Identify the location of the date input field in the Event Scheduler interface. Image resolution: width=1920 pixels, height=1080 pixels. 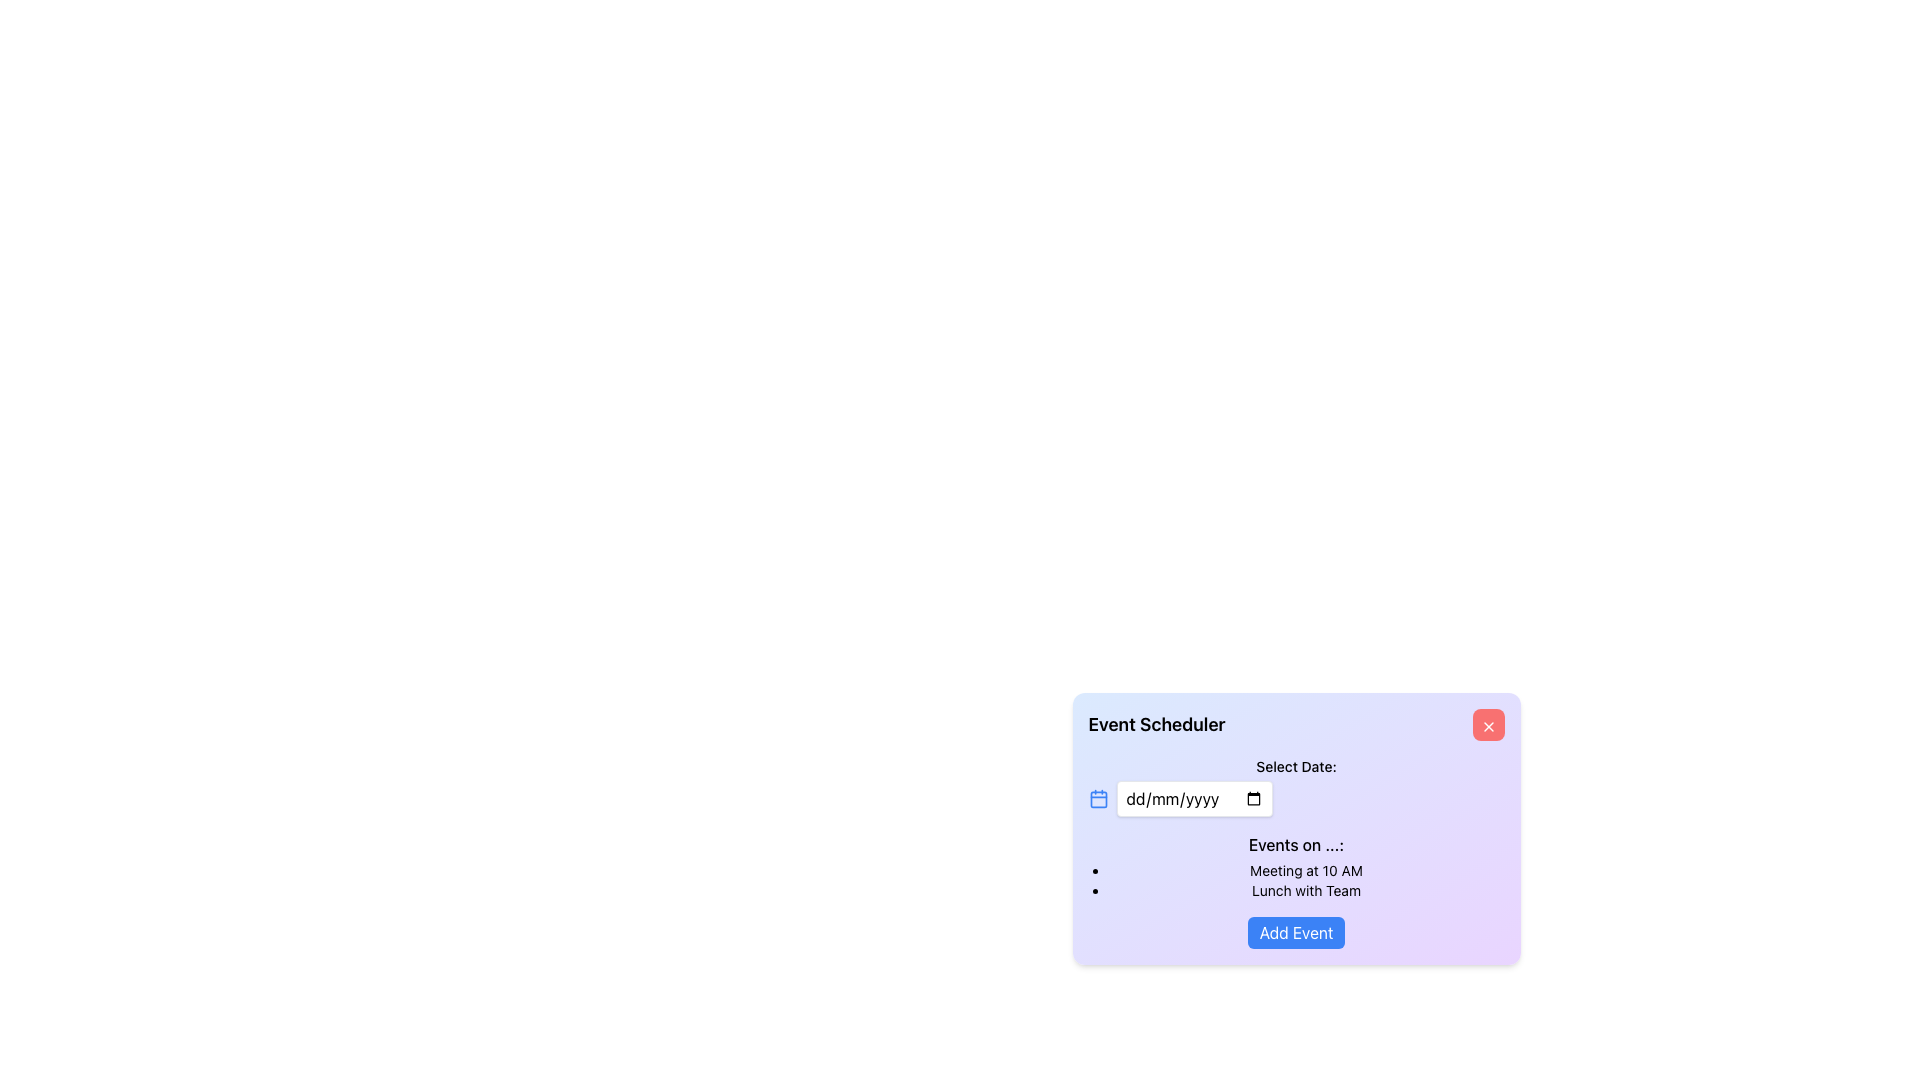
(1194, 797).